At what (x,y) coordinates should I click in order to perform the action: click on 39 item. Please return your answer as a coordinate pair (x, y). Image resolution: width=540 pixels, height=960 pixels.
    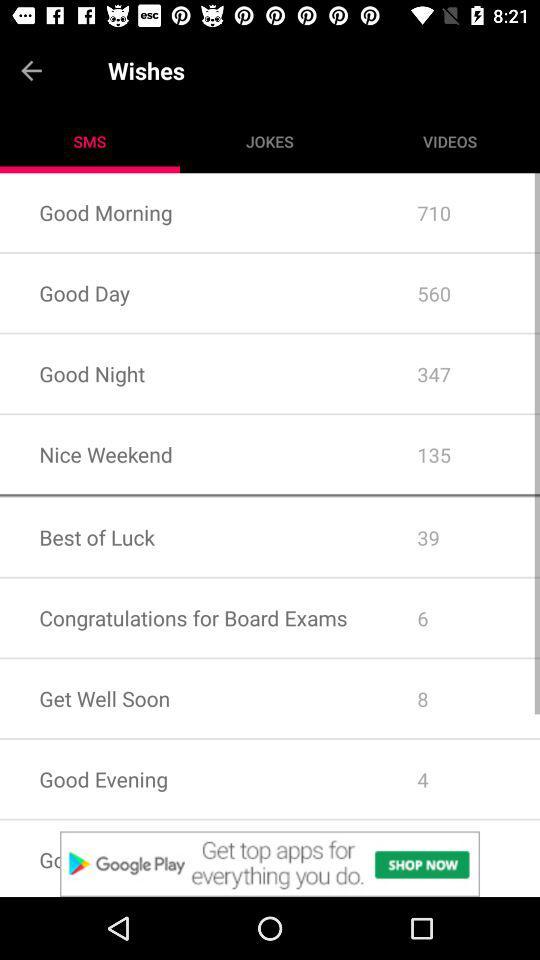
    Looking at the image, I should click on (459, 536).